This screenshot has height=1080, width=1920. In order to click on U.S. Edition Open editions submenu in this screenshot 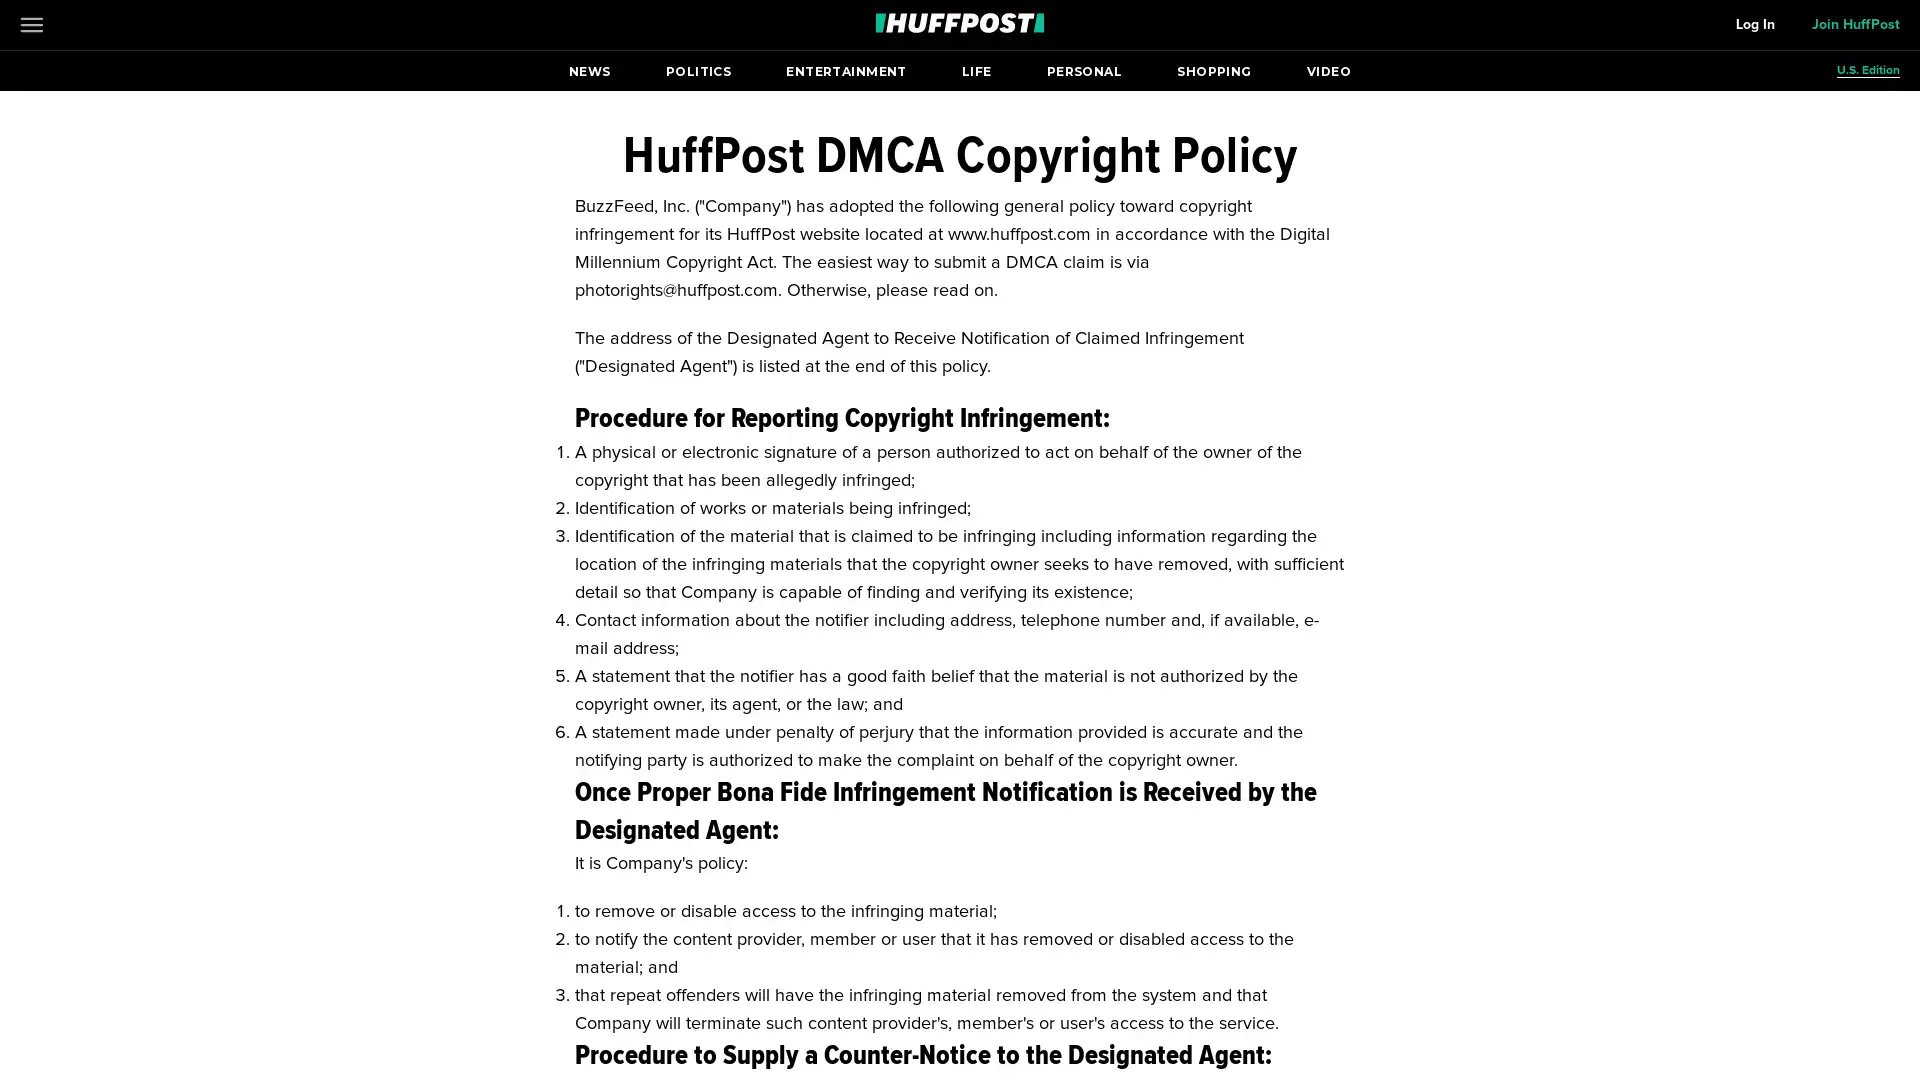, I will do `click(1867, 70)`.